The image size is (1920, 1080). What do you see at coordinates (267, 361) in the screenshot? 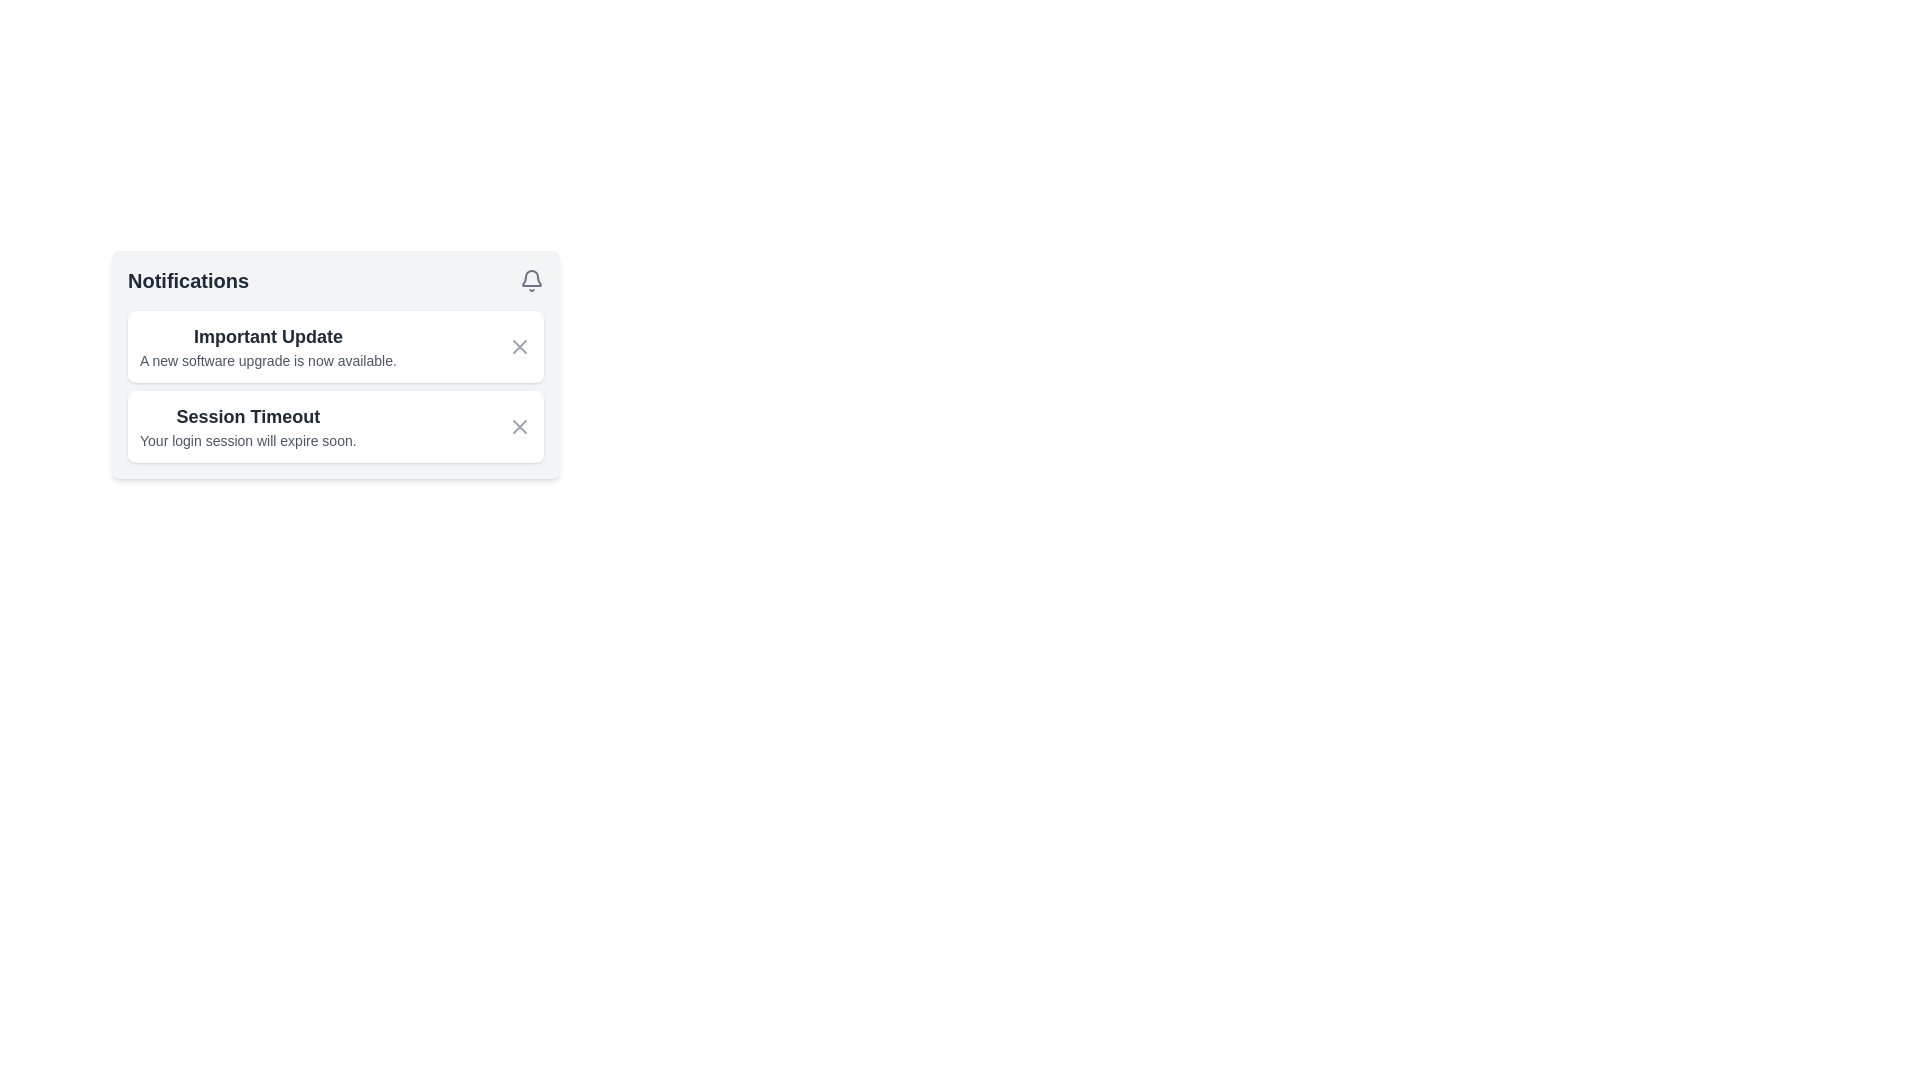
I see `text label that displays 'A new software upgrade is now available.' located under the heading 'Important Update' in the notification card` at bounding box center [267, 361].